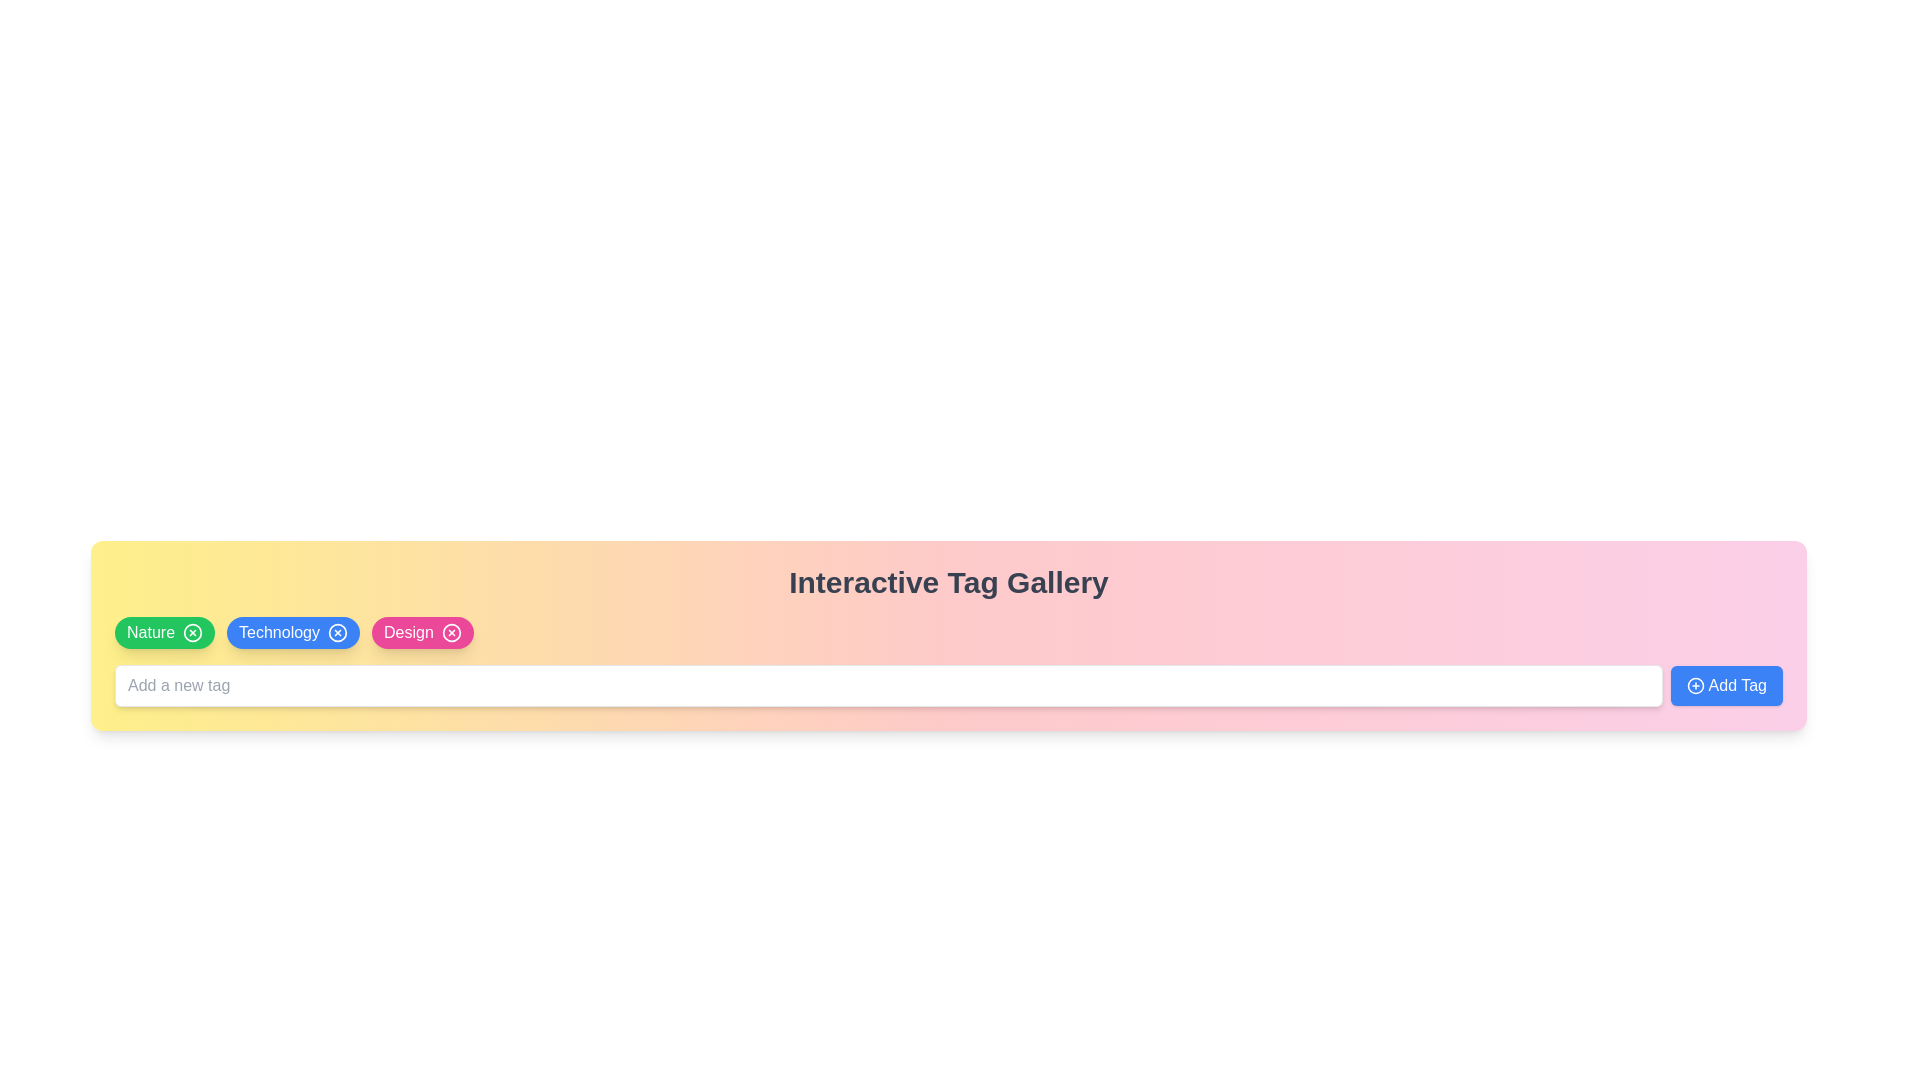 Image resolution: width=1920 pixels, height=1080 pixels. I want to click on the SVG circle that visually represents the close action icon associated with the 'Nature' tag, located in the top-left corner of the tag, so click(192, 632).